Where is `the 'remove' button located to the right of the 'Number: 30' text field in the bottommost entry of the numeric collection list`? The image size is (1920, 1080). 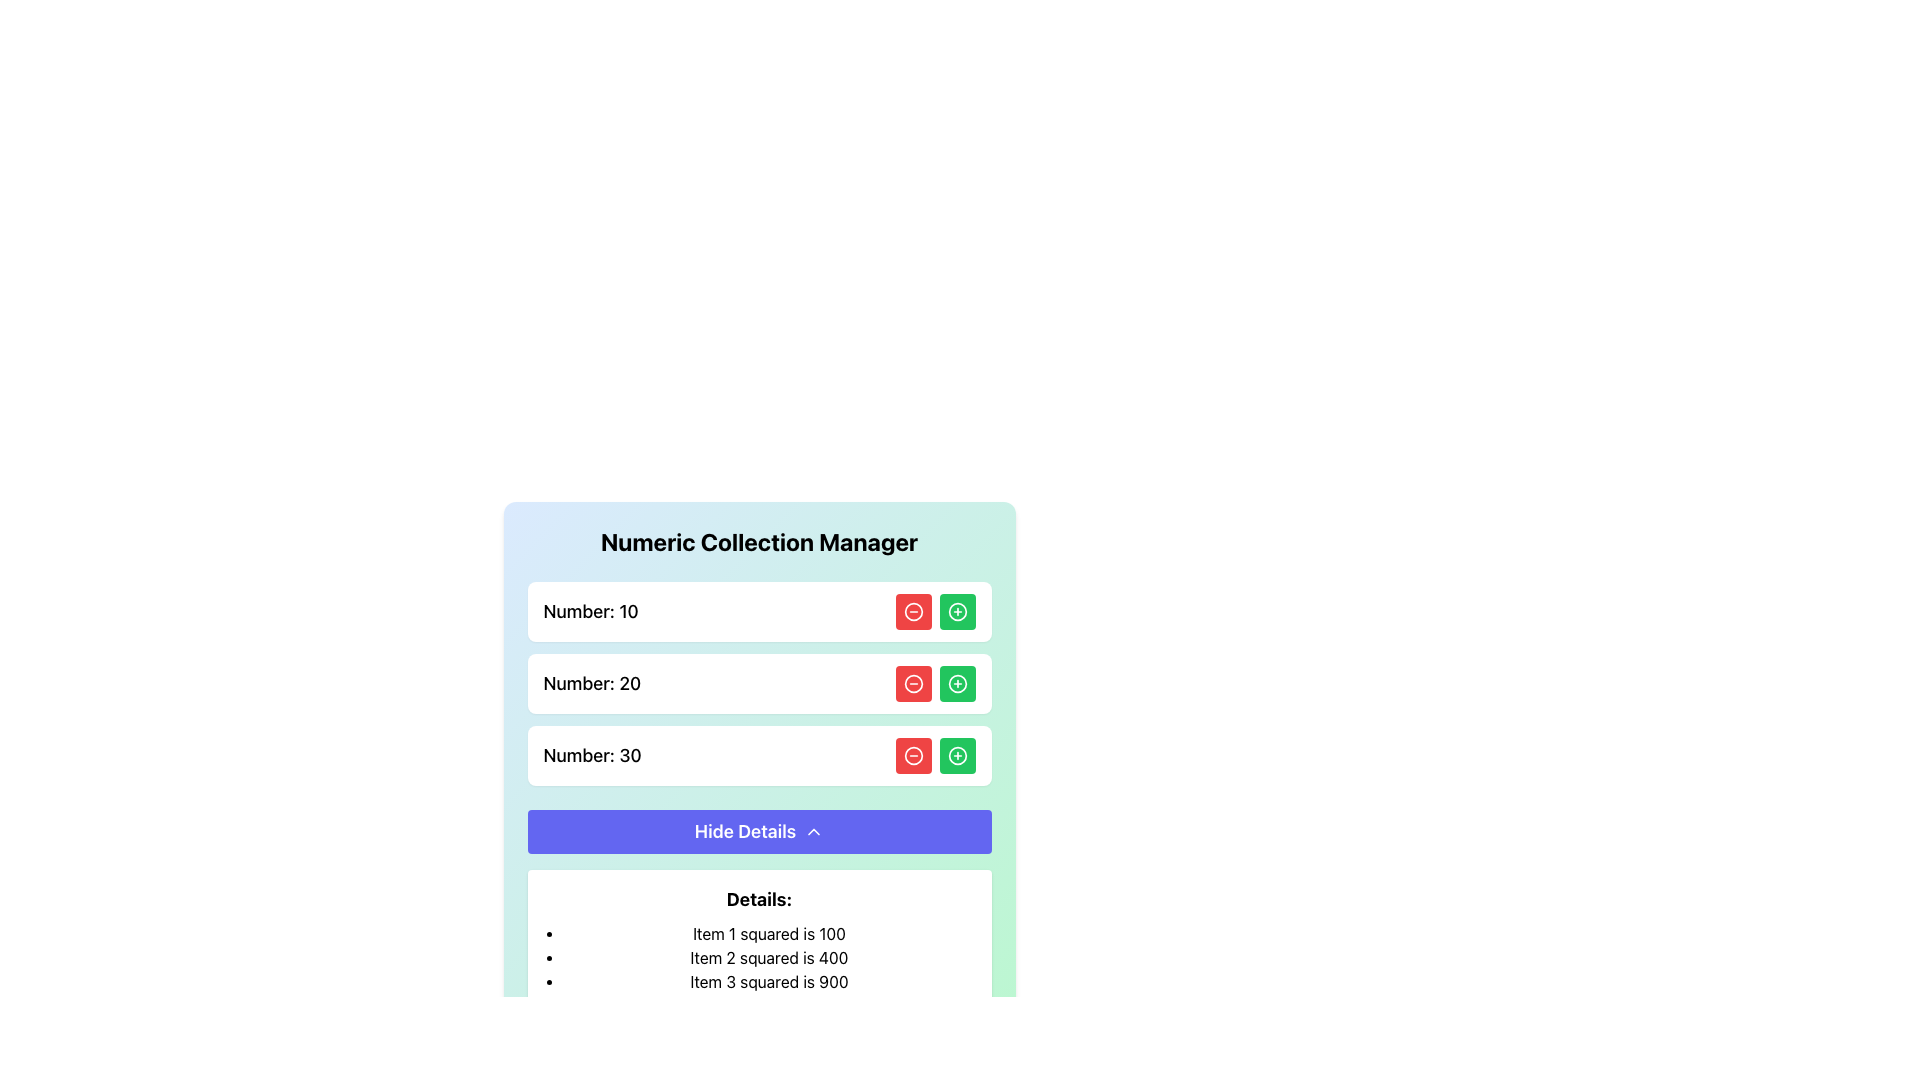
the 'remove' button located to the right of the 'Number: 30' text field in the bottommost entry of the numeric collection list is located at coordinates (912, 756).